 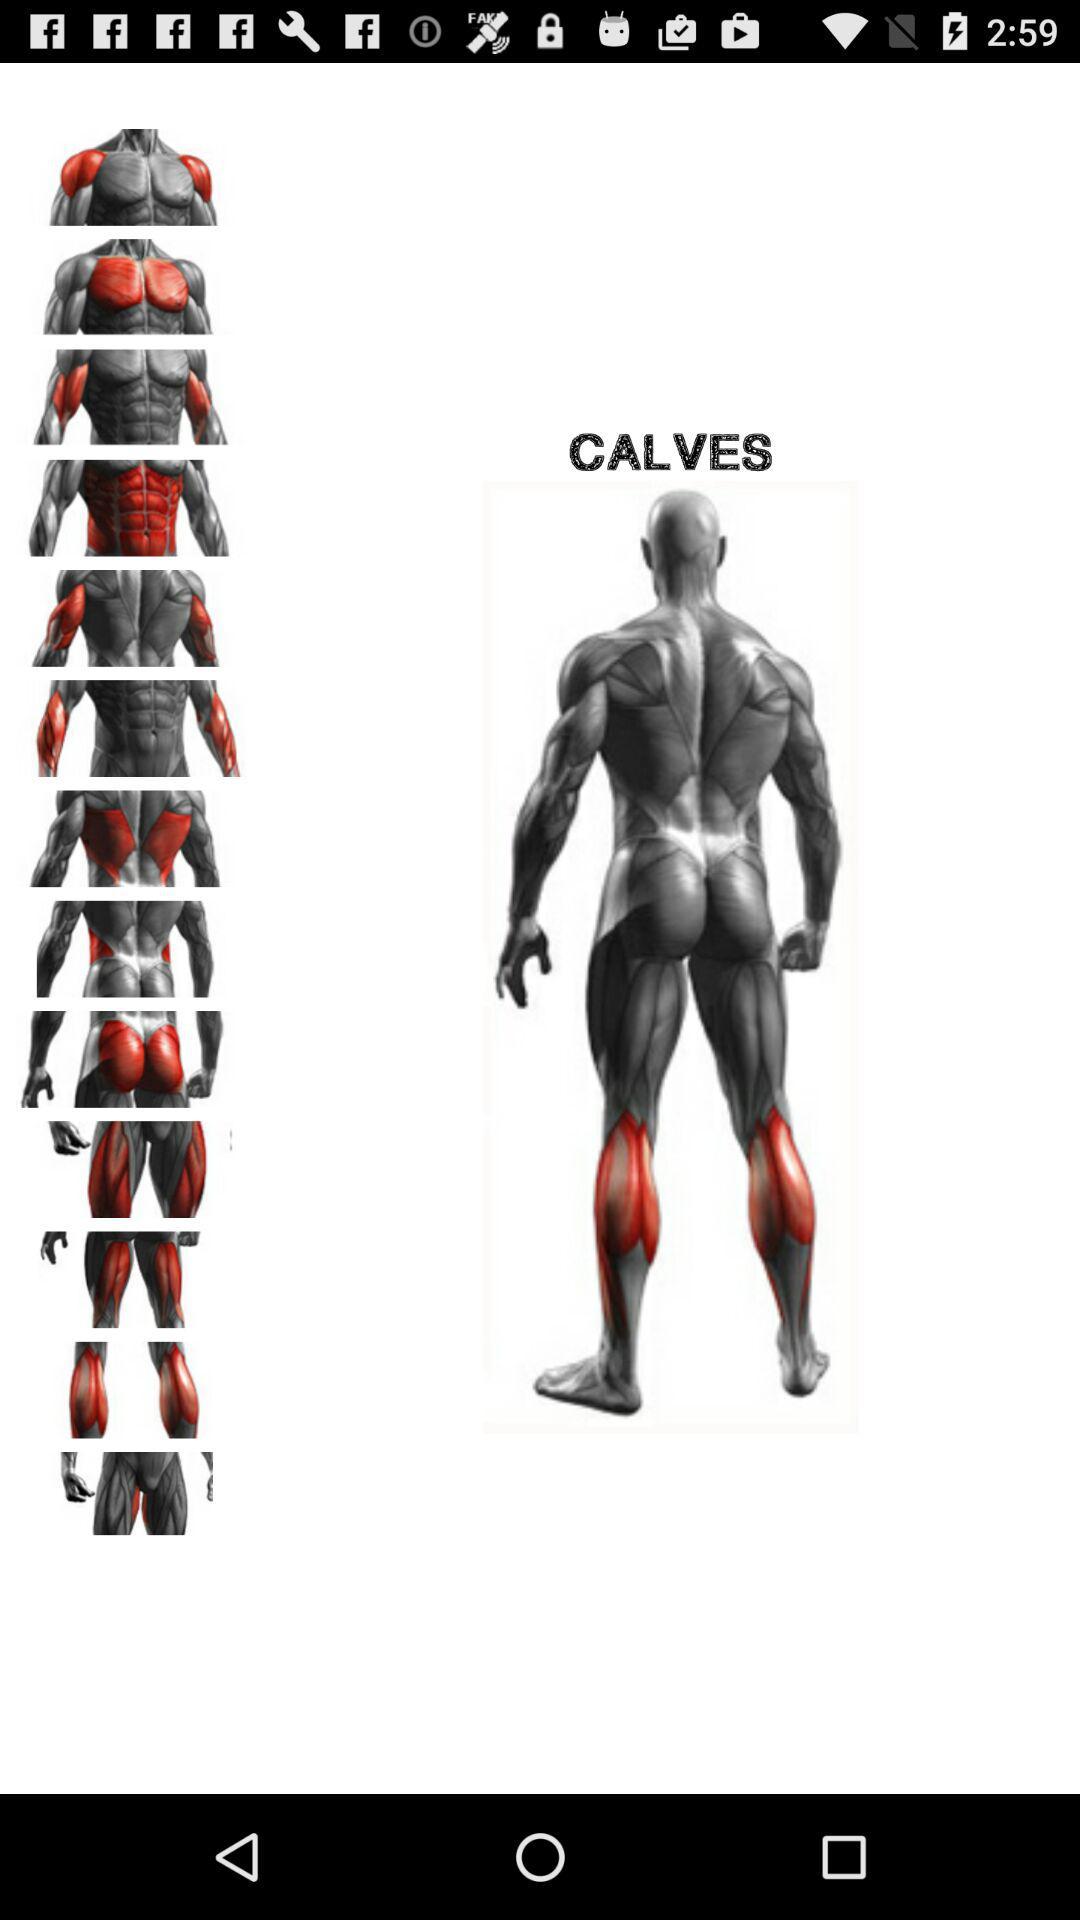 What do you see at coordinates (131, 1051) in the screenshot?
I see `glutes` at bounding box center [131, 1051].